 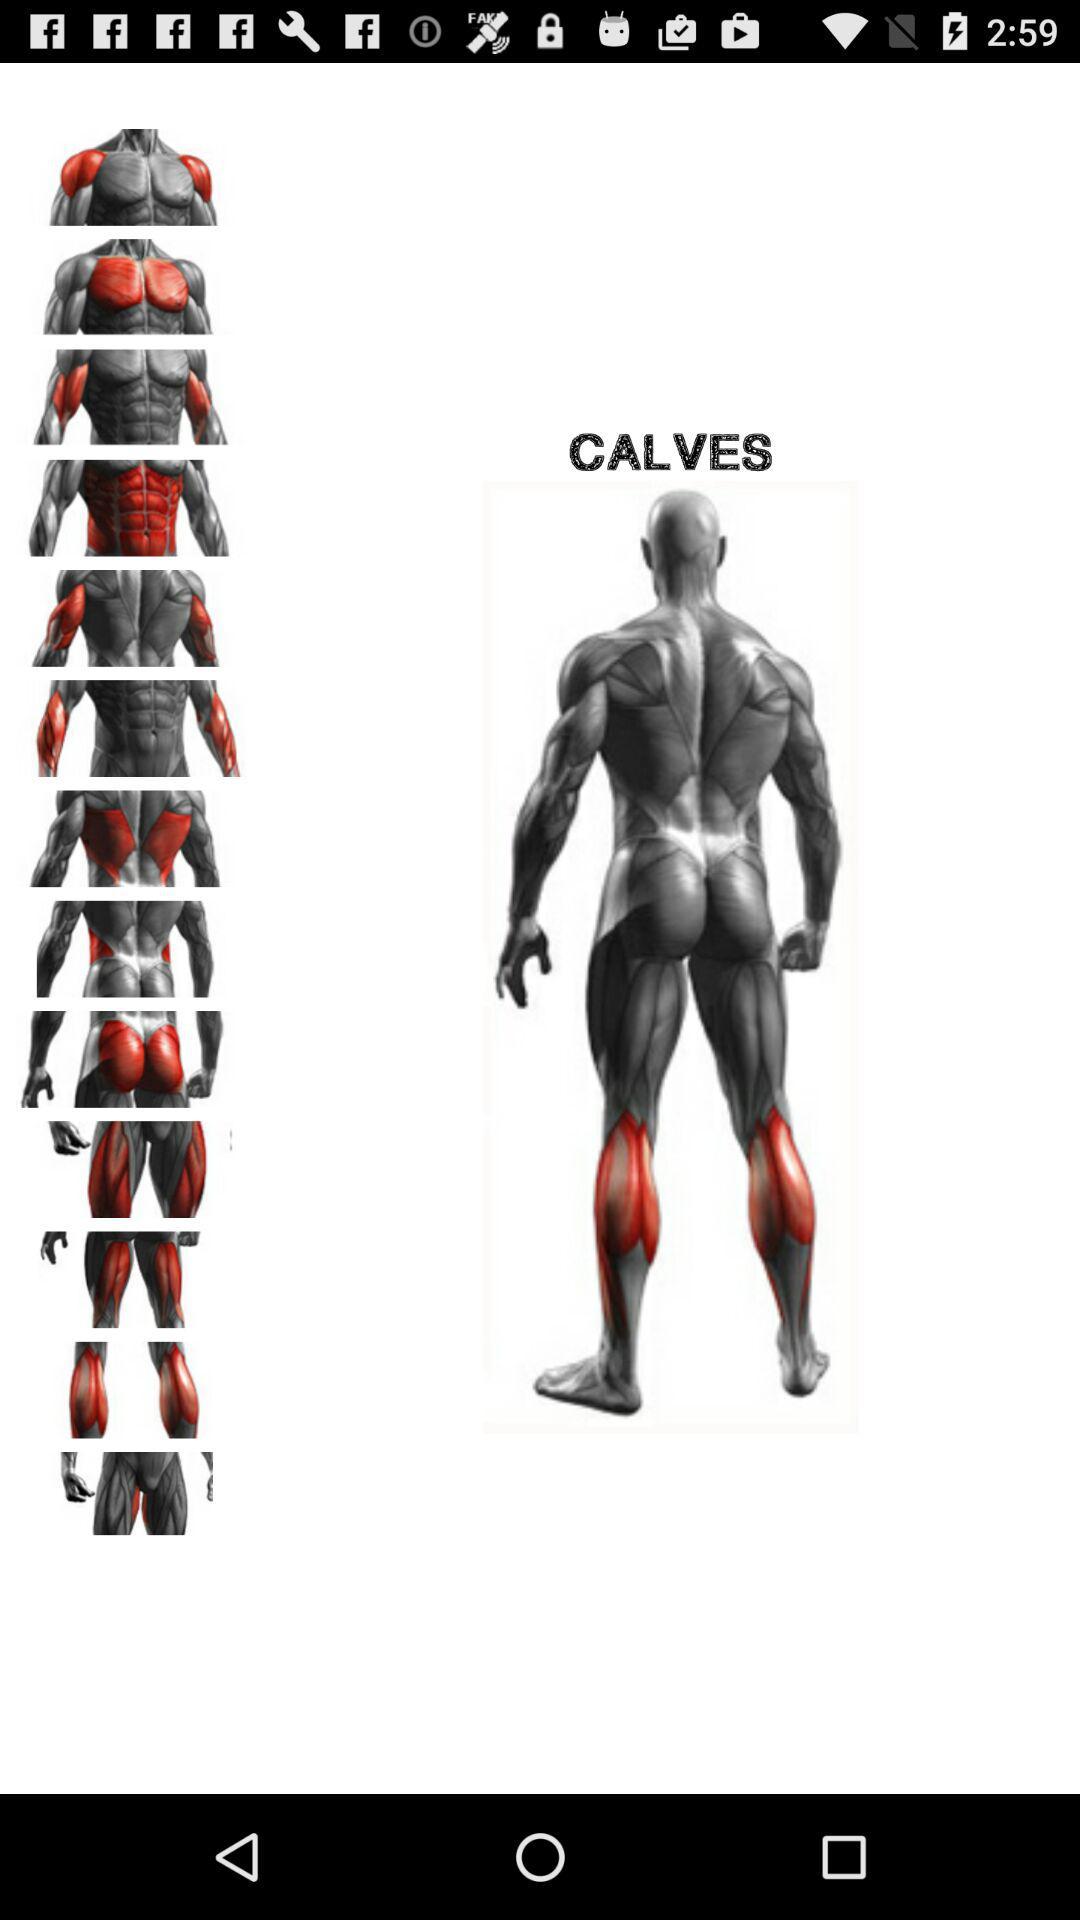 What do you see at coordinates (131, 1051) in the screenshot?
I see `glutes` at bounding box center [131, 1051].